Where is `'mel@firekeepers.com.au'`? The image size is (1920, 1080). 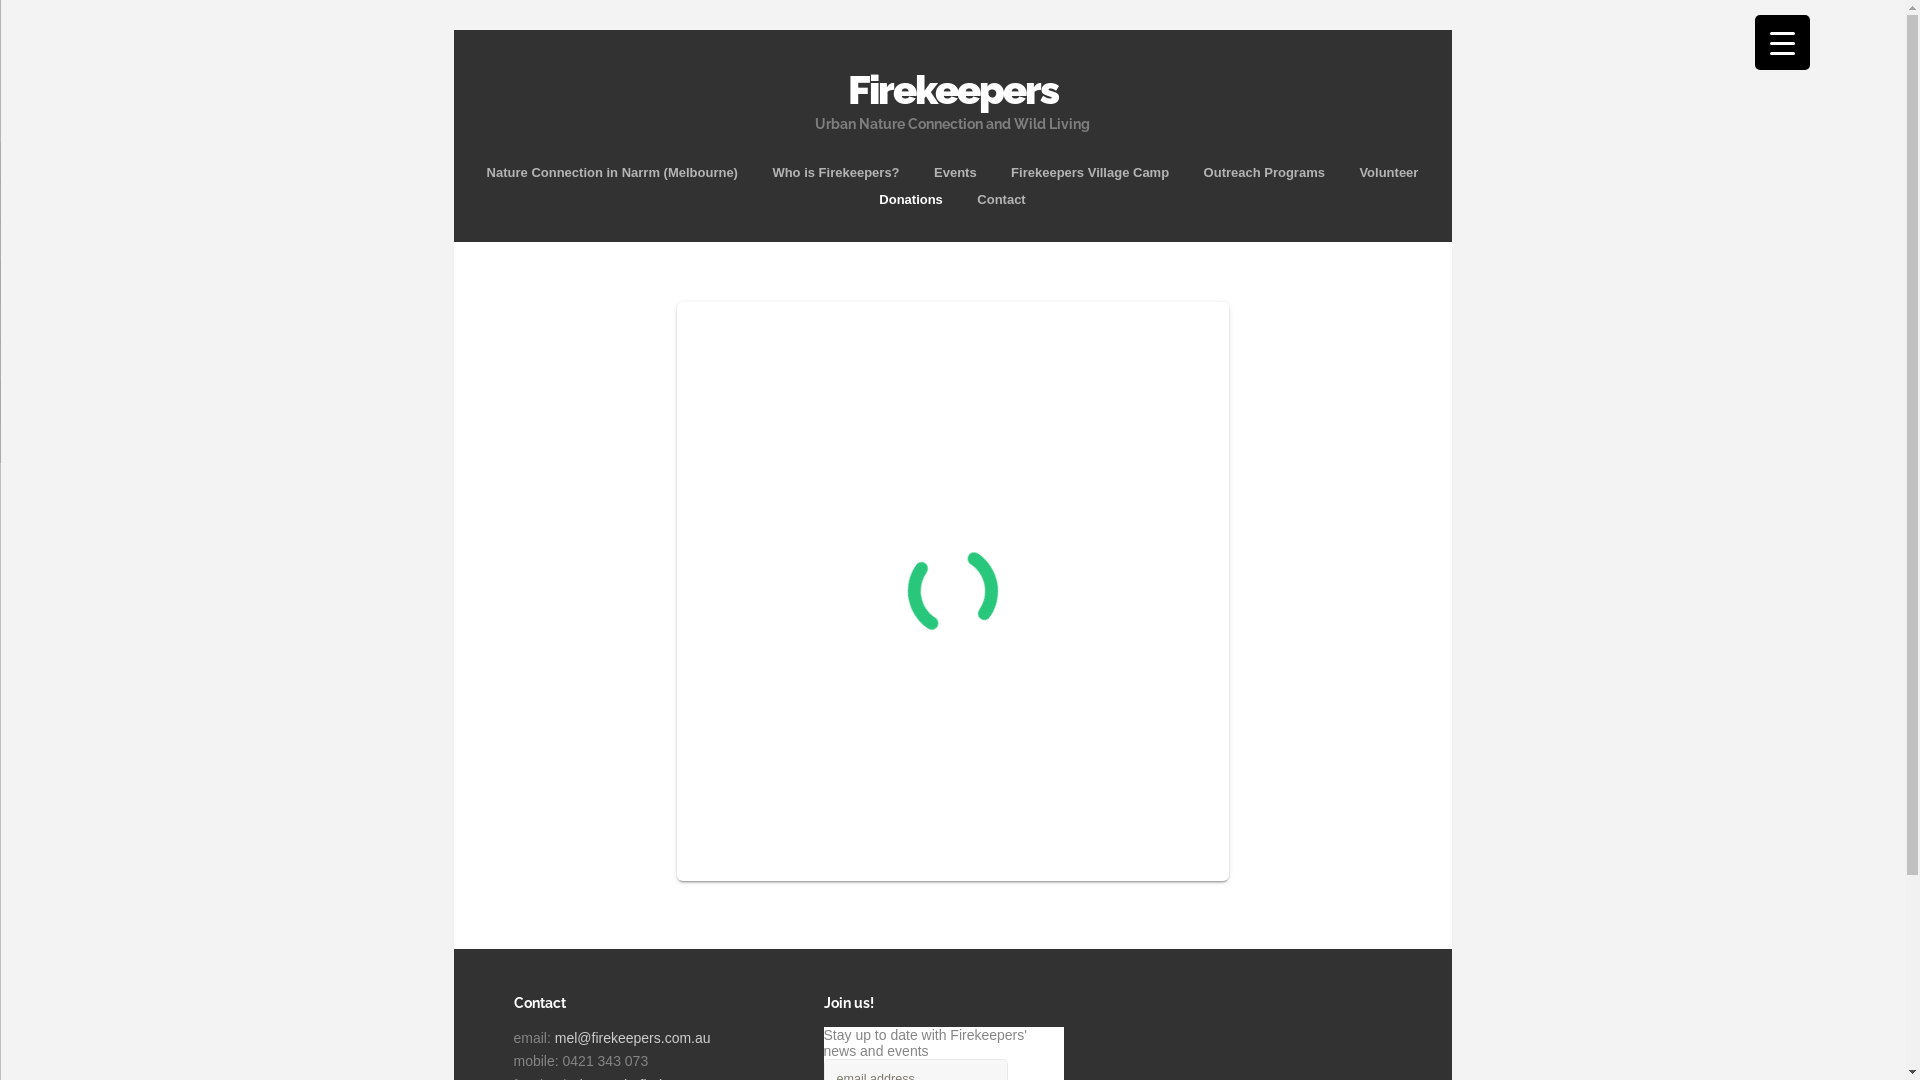
'mel@firekeepers.com.au' is located at coordinates (632, 1036).